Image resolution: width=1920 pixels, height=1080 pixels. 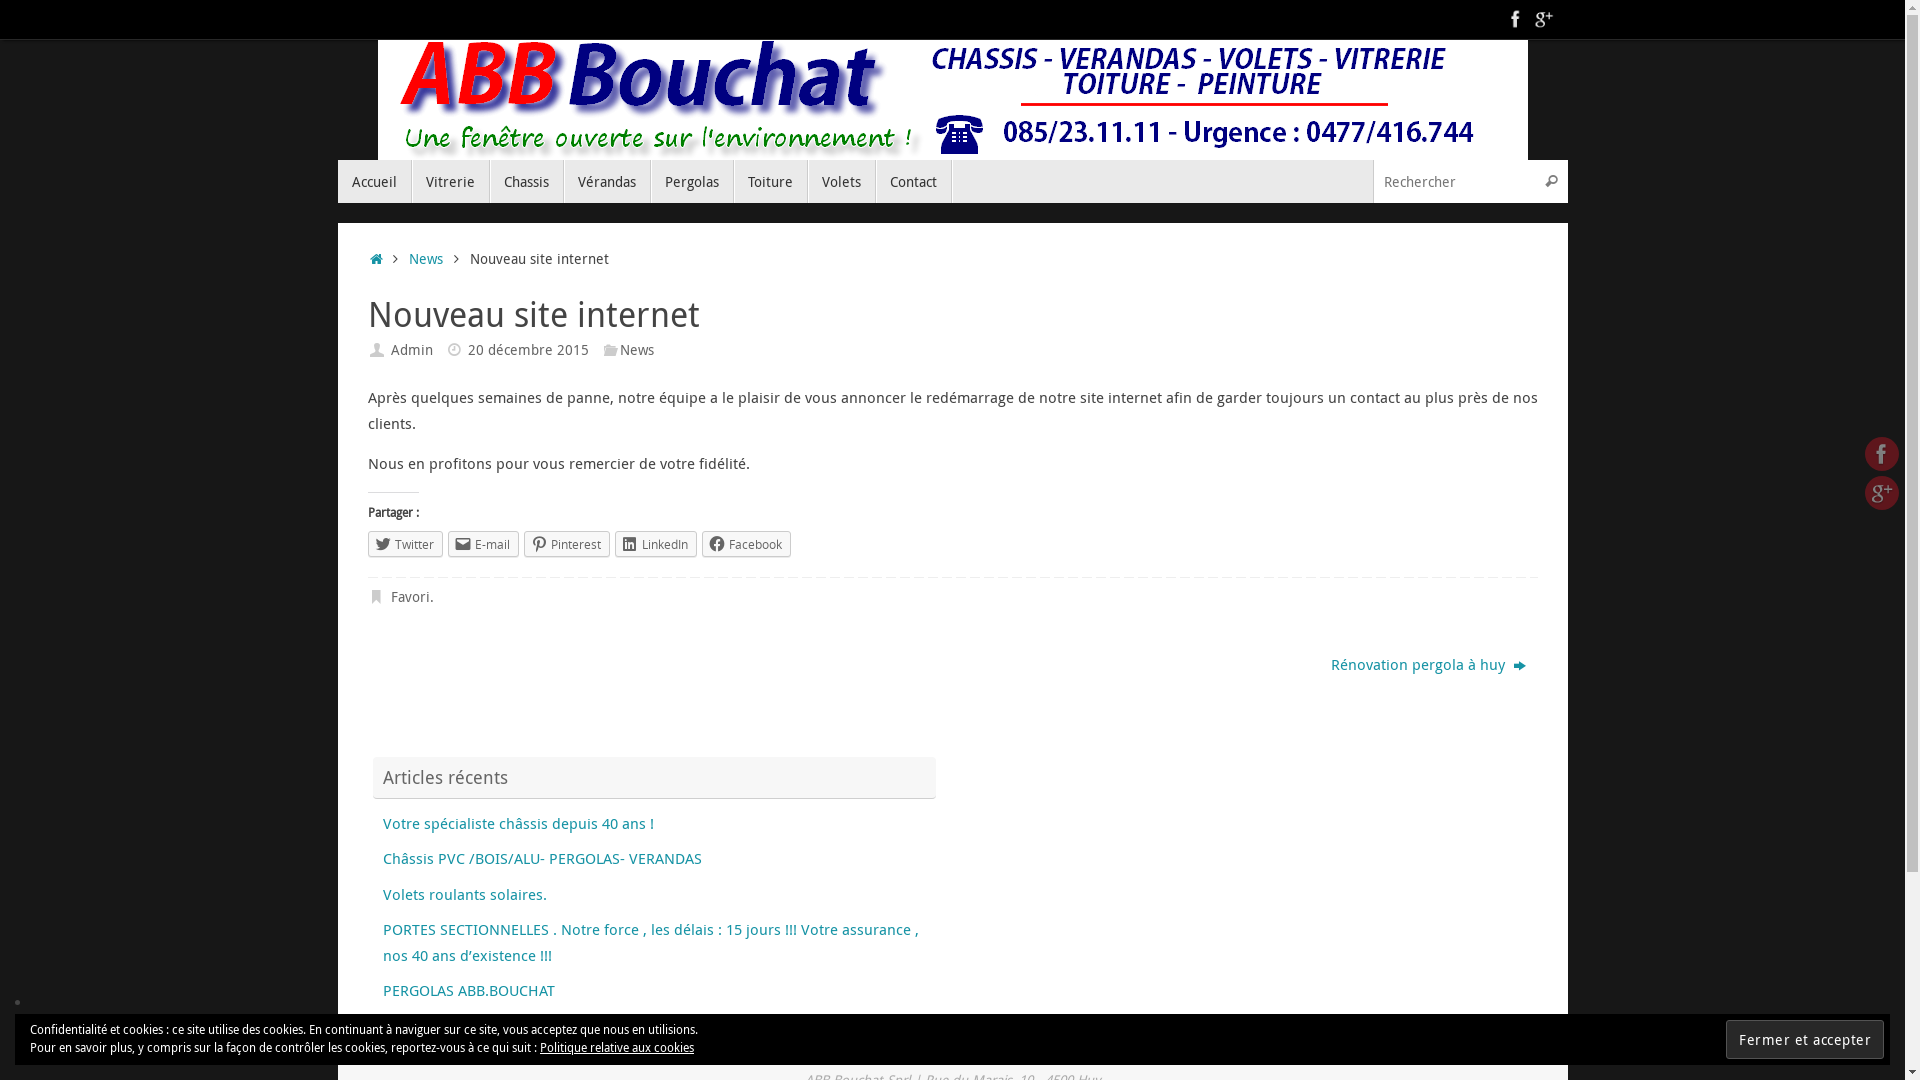 I want to click on 'Pinterest', so click(x=565, y=543).